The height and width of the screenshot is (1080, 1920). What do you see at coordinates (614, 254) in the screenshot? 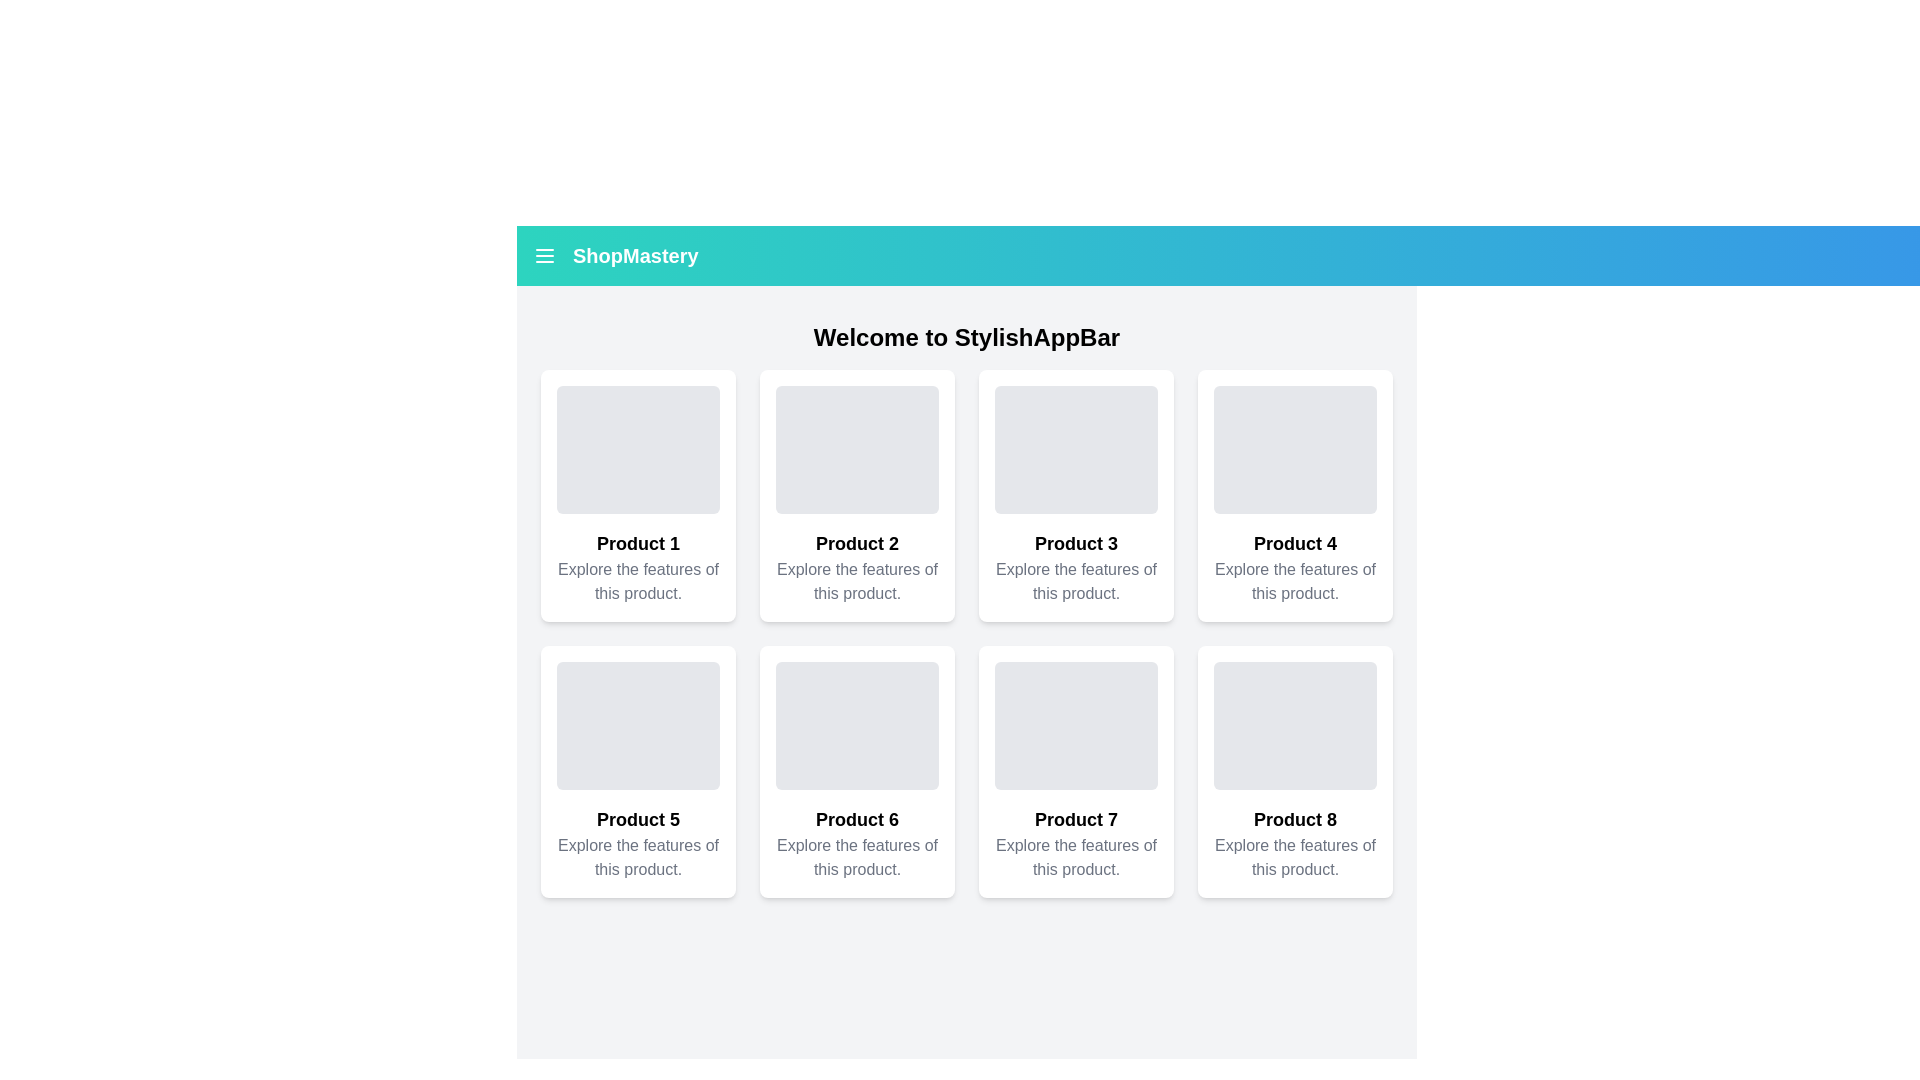
I see `the branding text label with accompanying icon located in the upper-left corner of the application header` at bounding box center [614, 254].